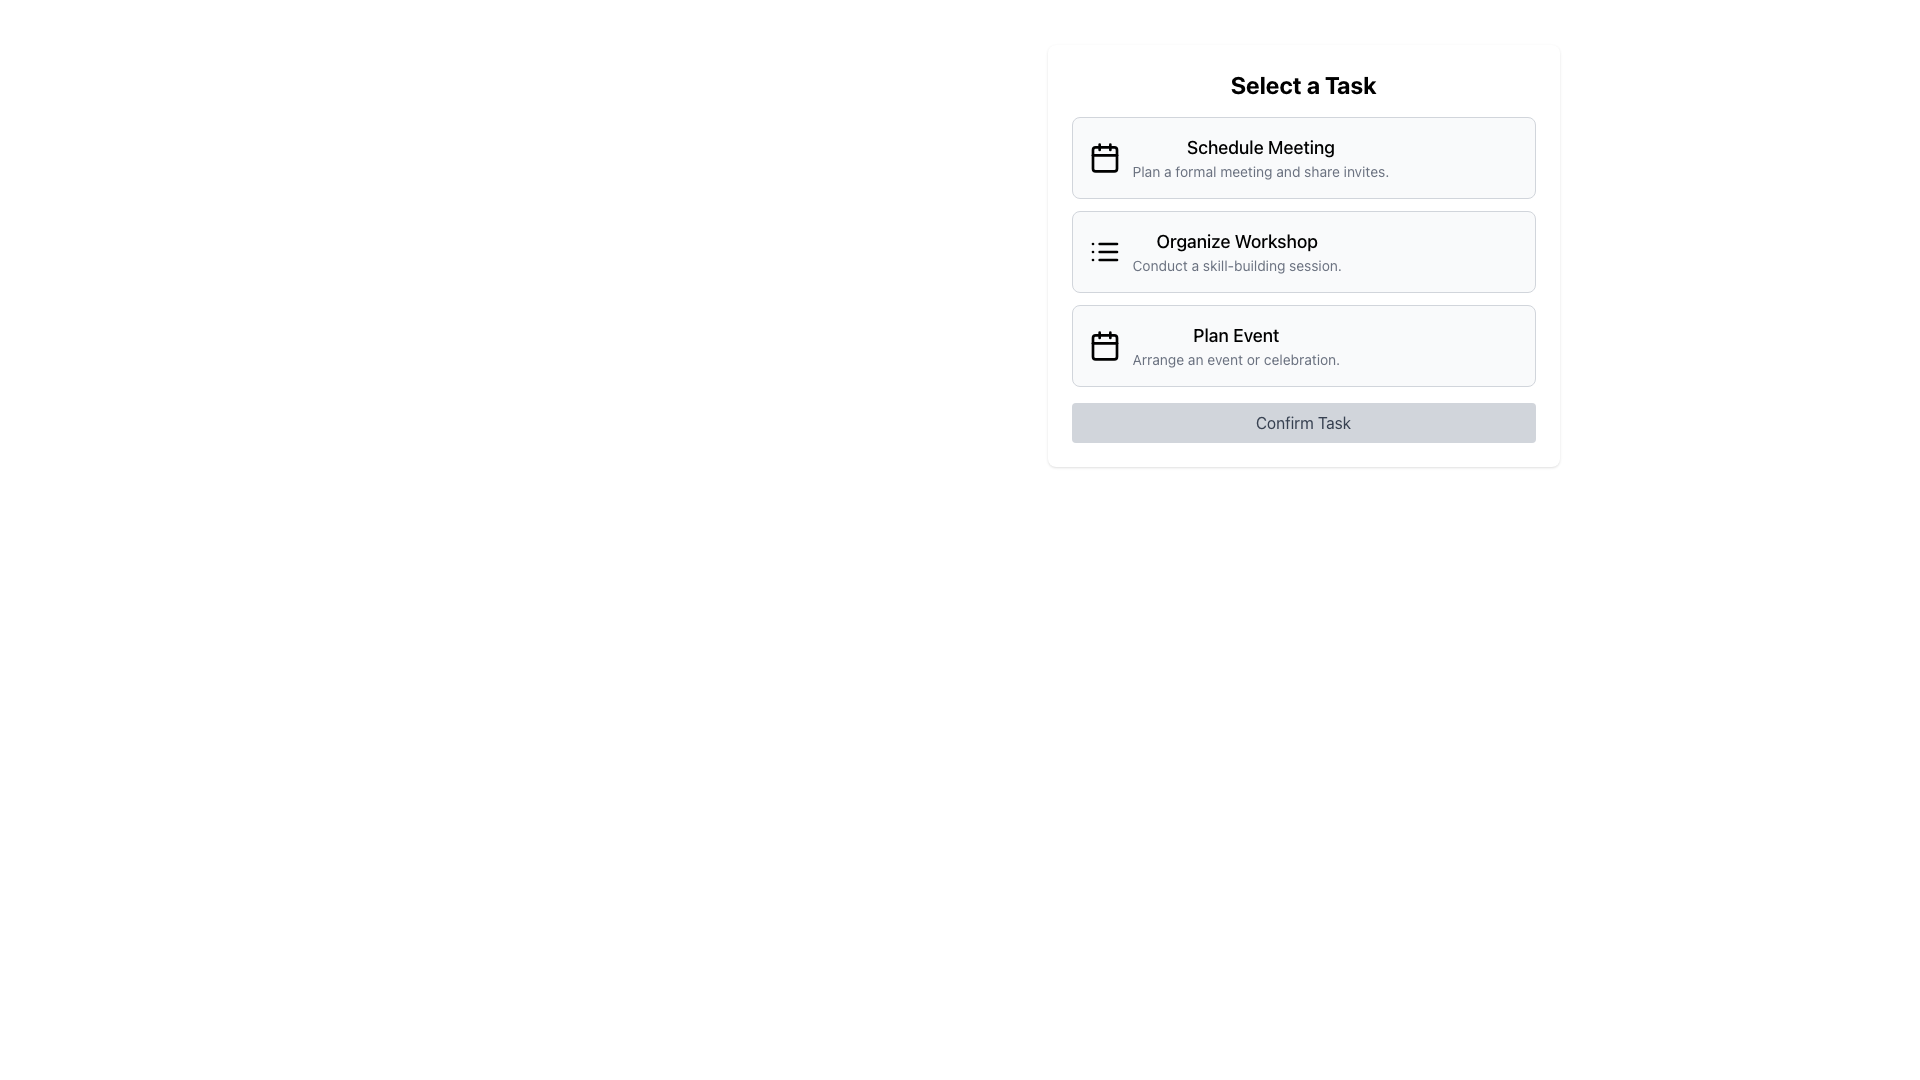 The image size is (1920, 1080). What do you see at coordinates (1303, 250) in the screenshot?
I see `the 'Organize Workshop' selectable list item, which is the second item in a vertically stacked list of tasks` at bounding box center [1303, 250].